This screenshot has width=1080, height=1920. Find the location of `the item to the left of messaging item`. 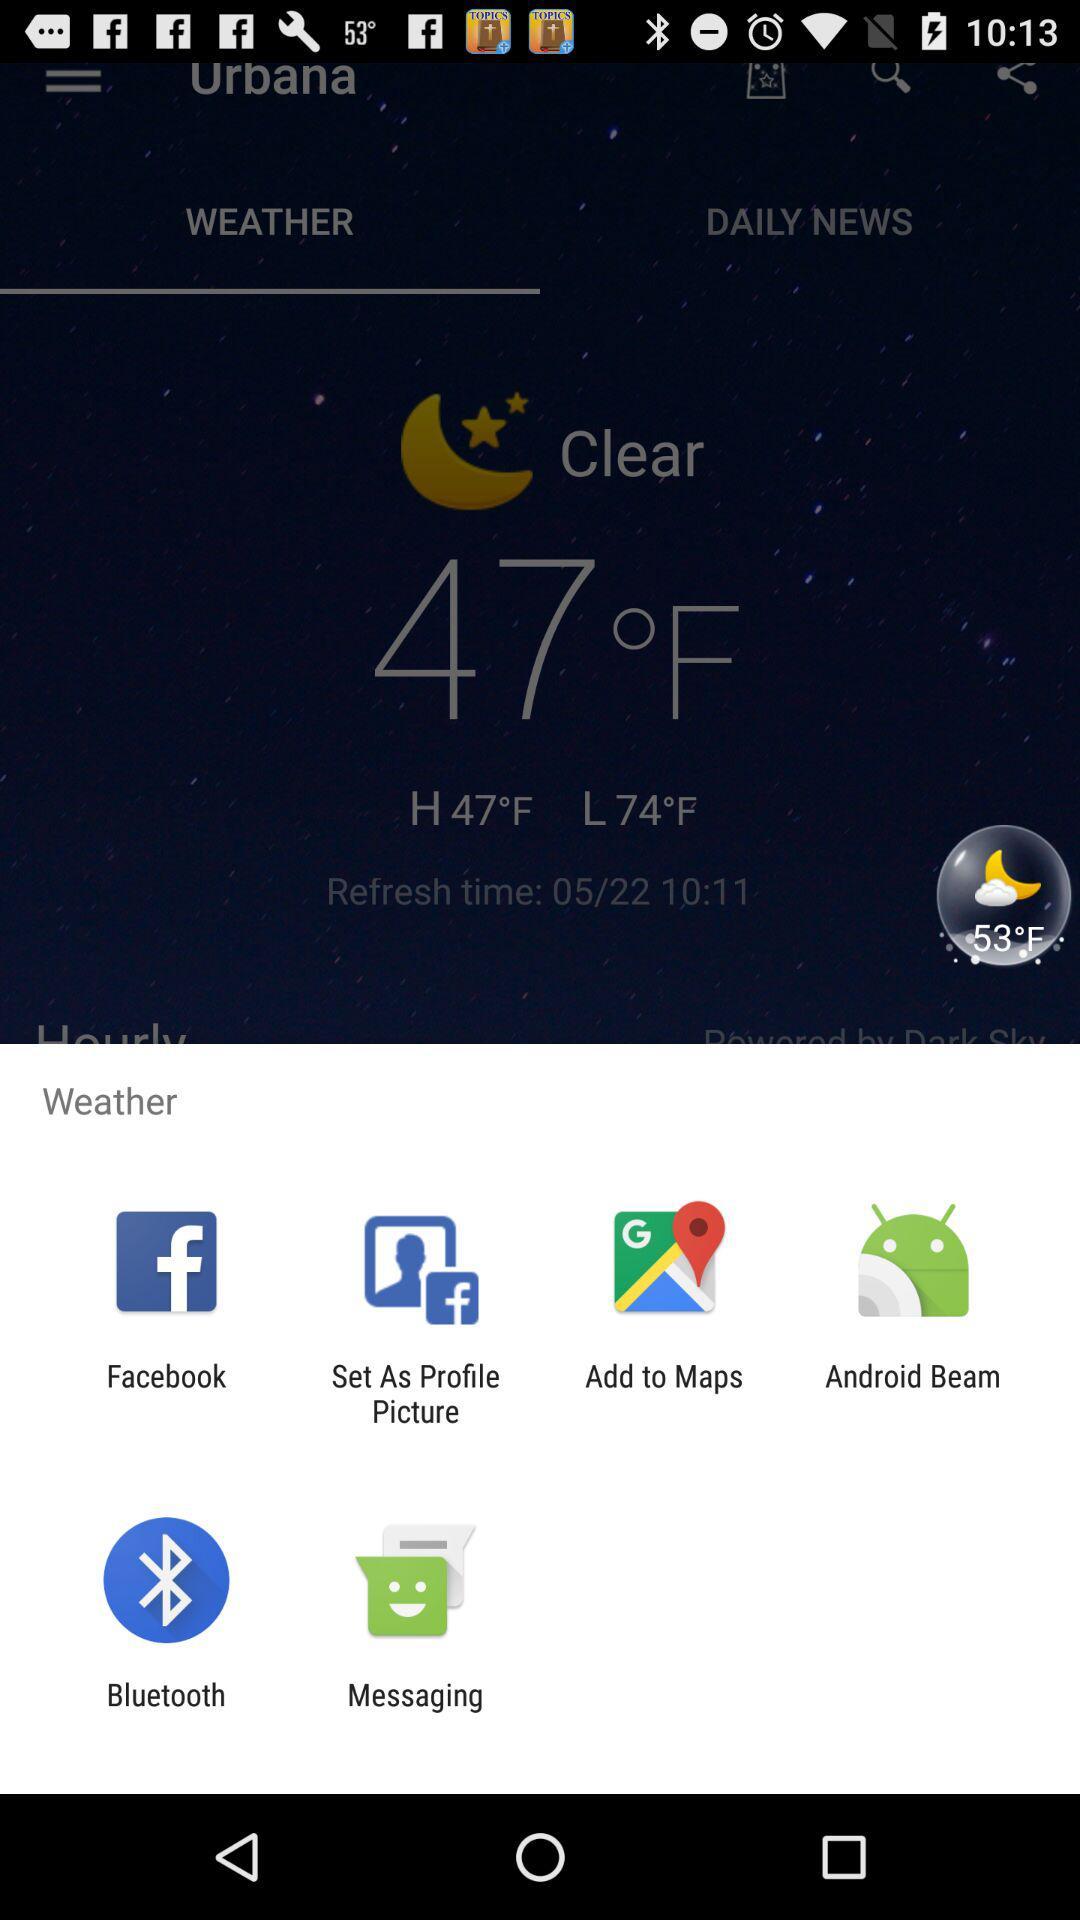

the item to the left of messaging item is located at coordinates (165, 1711).